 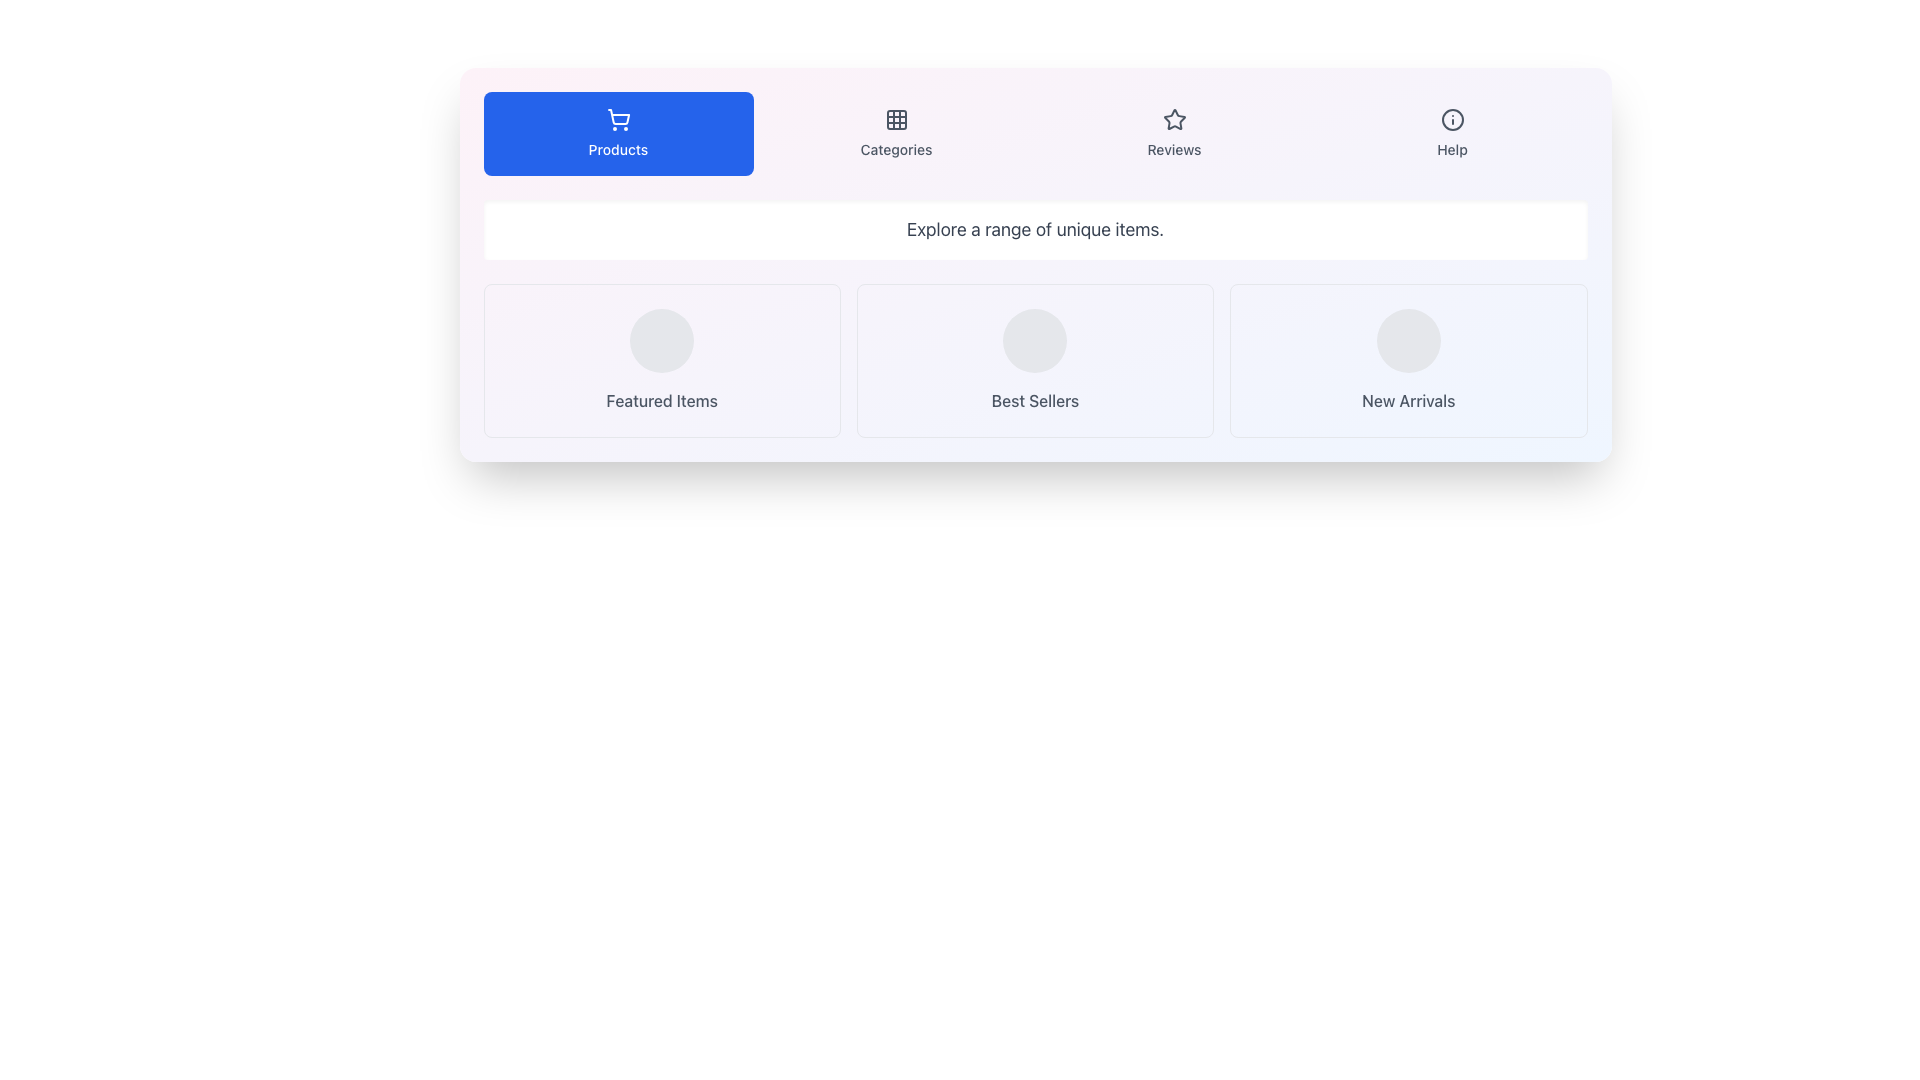 I want to click on the informational label 'Help' located near the top-right of the interface, which provides contextual help for the adjacent information icon, so click(x=1452, y=149).